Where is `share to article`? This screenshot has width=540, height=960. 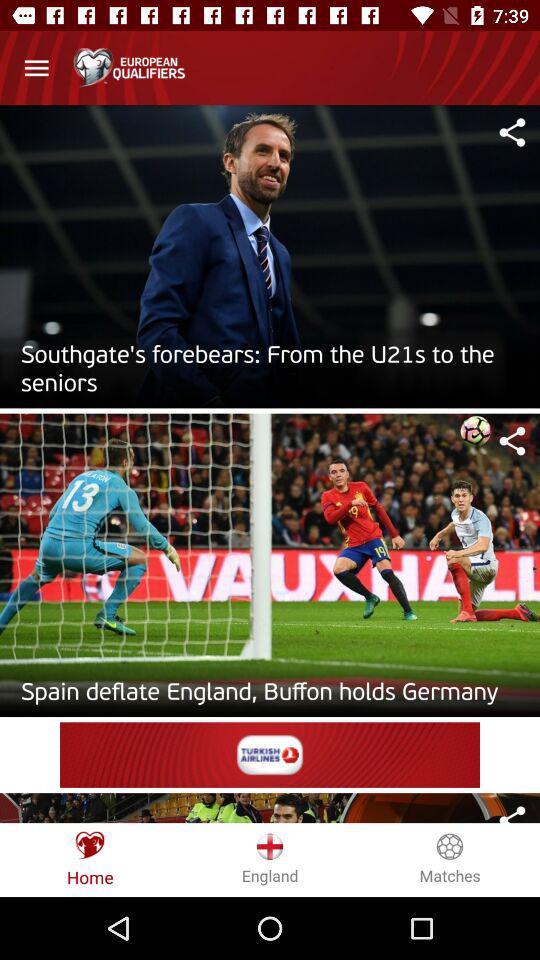 share to article is located at coordinates (512, 131).